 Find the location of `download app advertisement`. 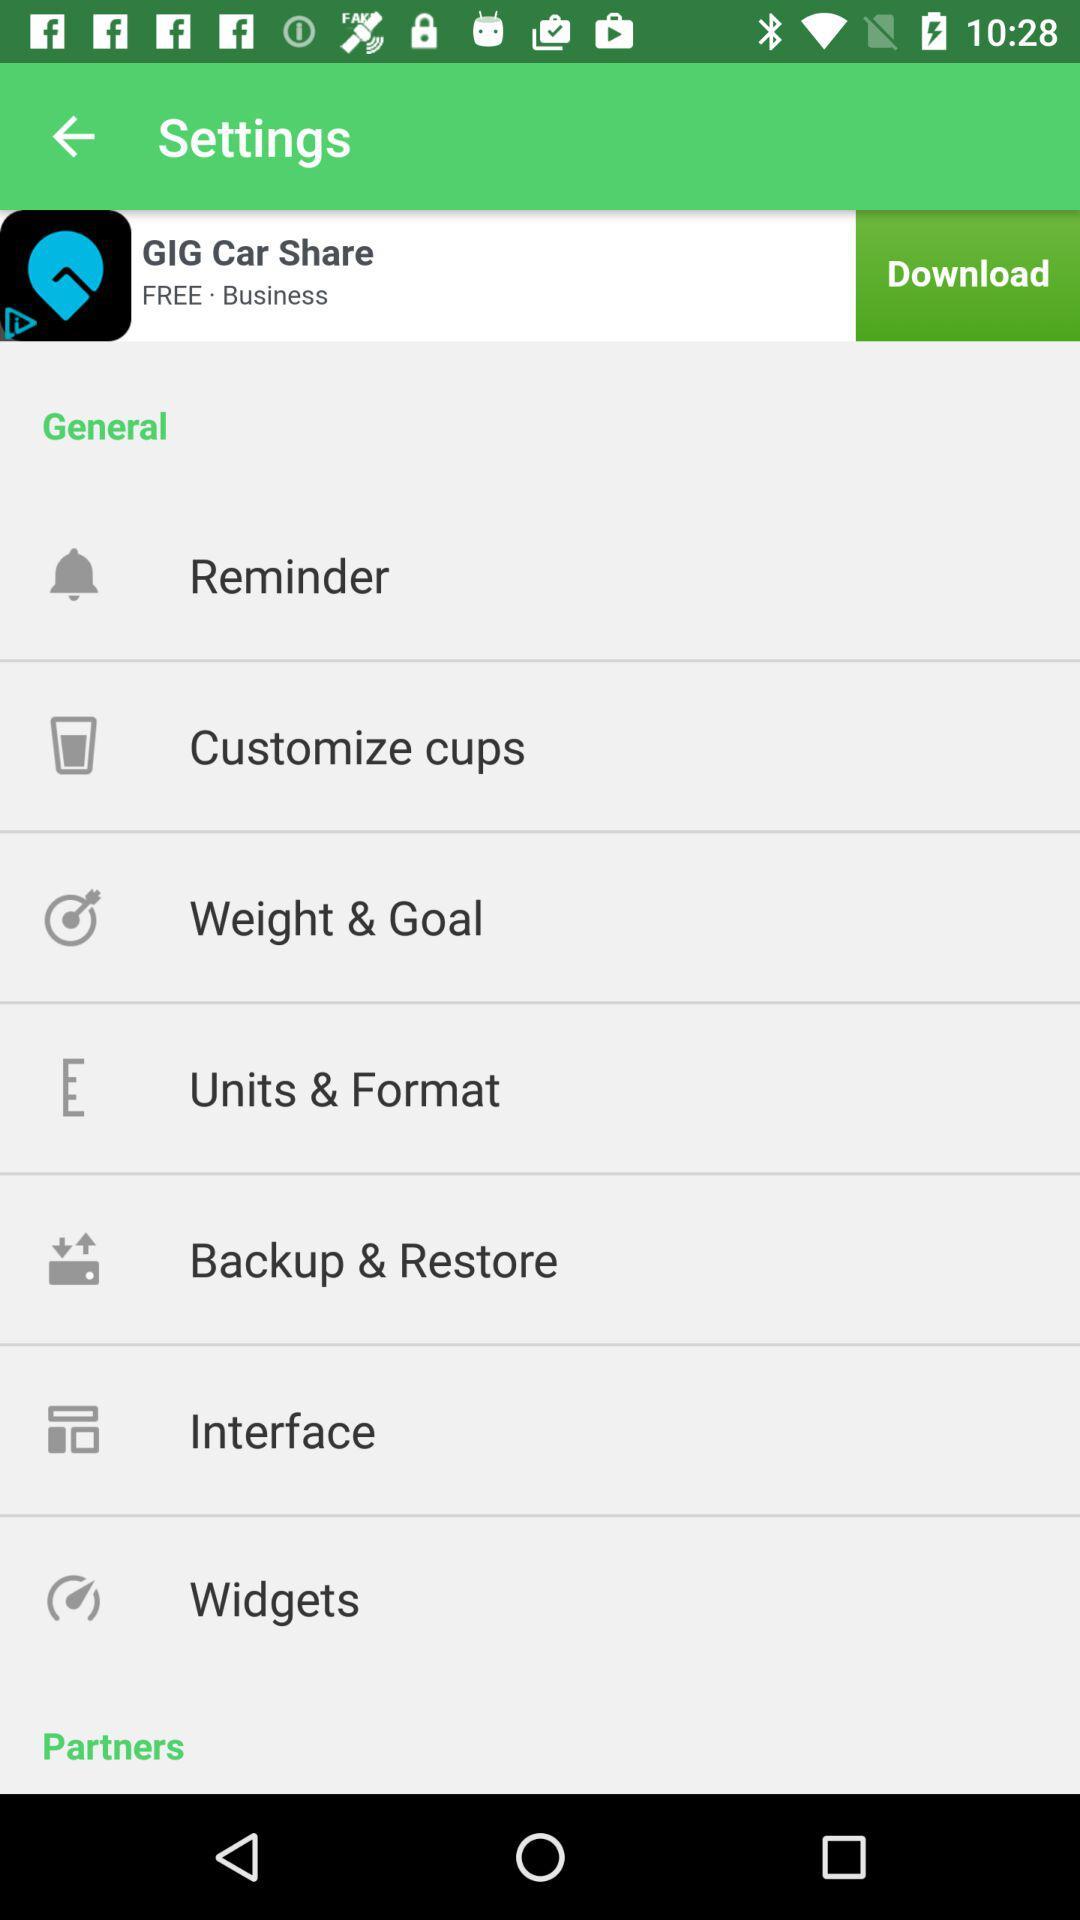

download app advertisement is located at coordinates (540, 274).